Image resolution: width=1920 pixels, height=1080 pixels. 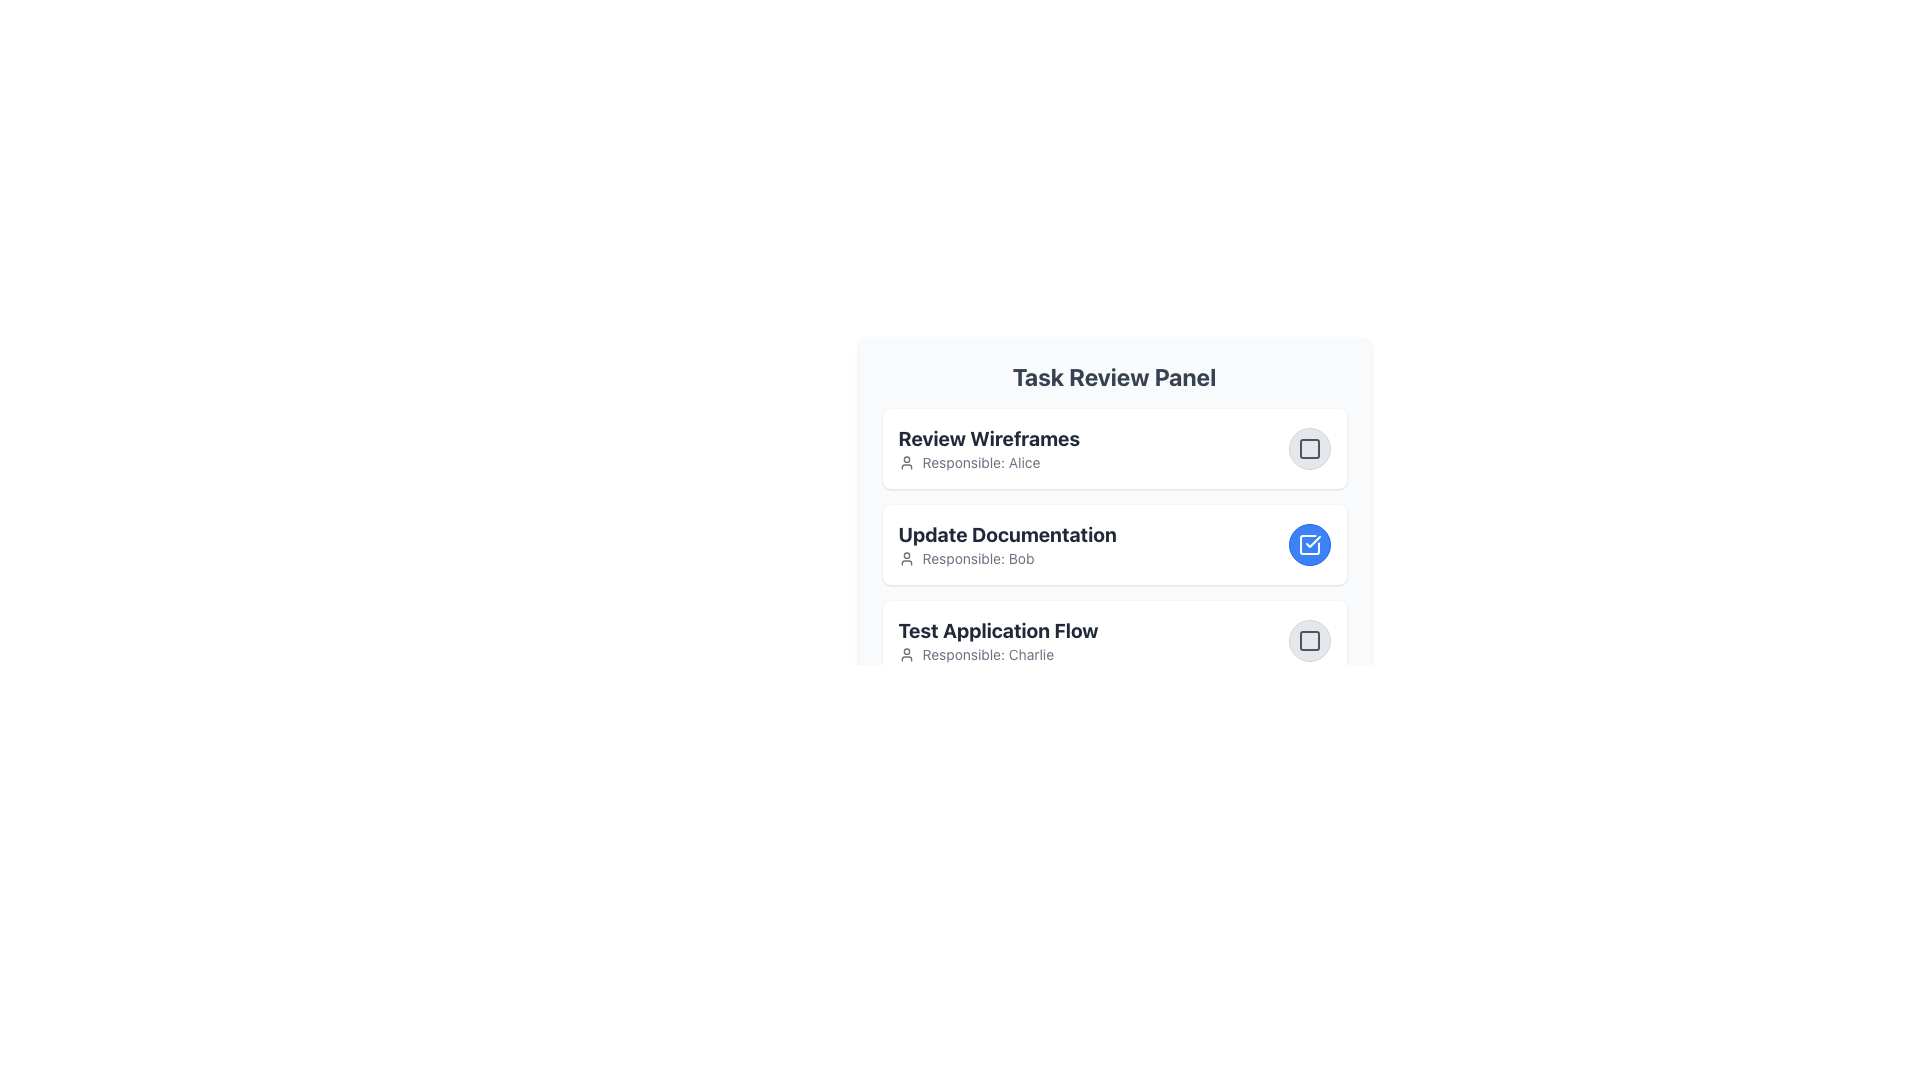 I want to click on the distinctive circular button in the 'Task Review Panel' section to confirm the task 'Update Documentation' as complete, so click(x=1309, y=544).